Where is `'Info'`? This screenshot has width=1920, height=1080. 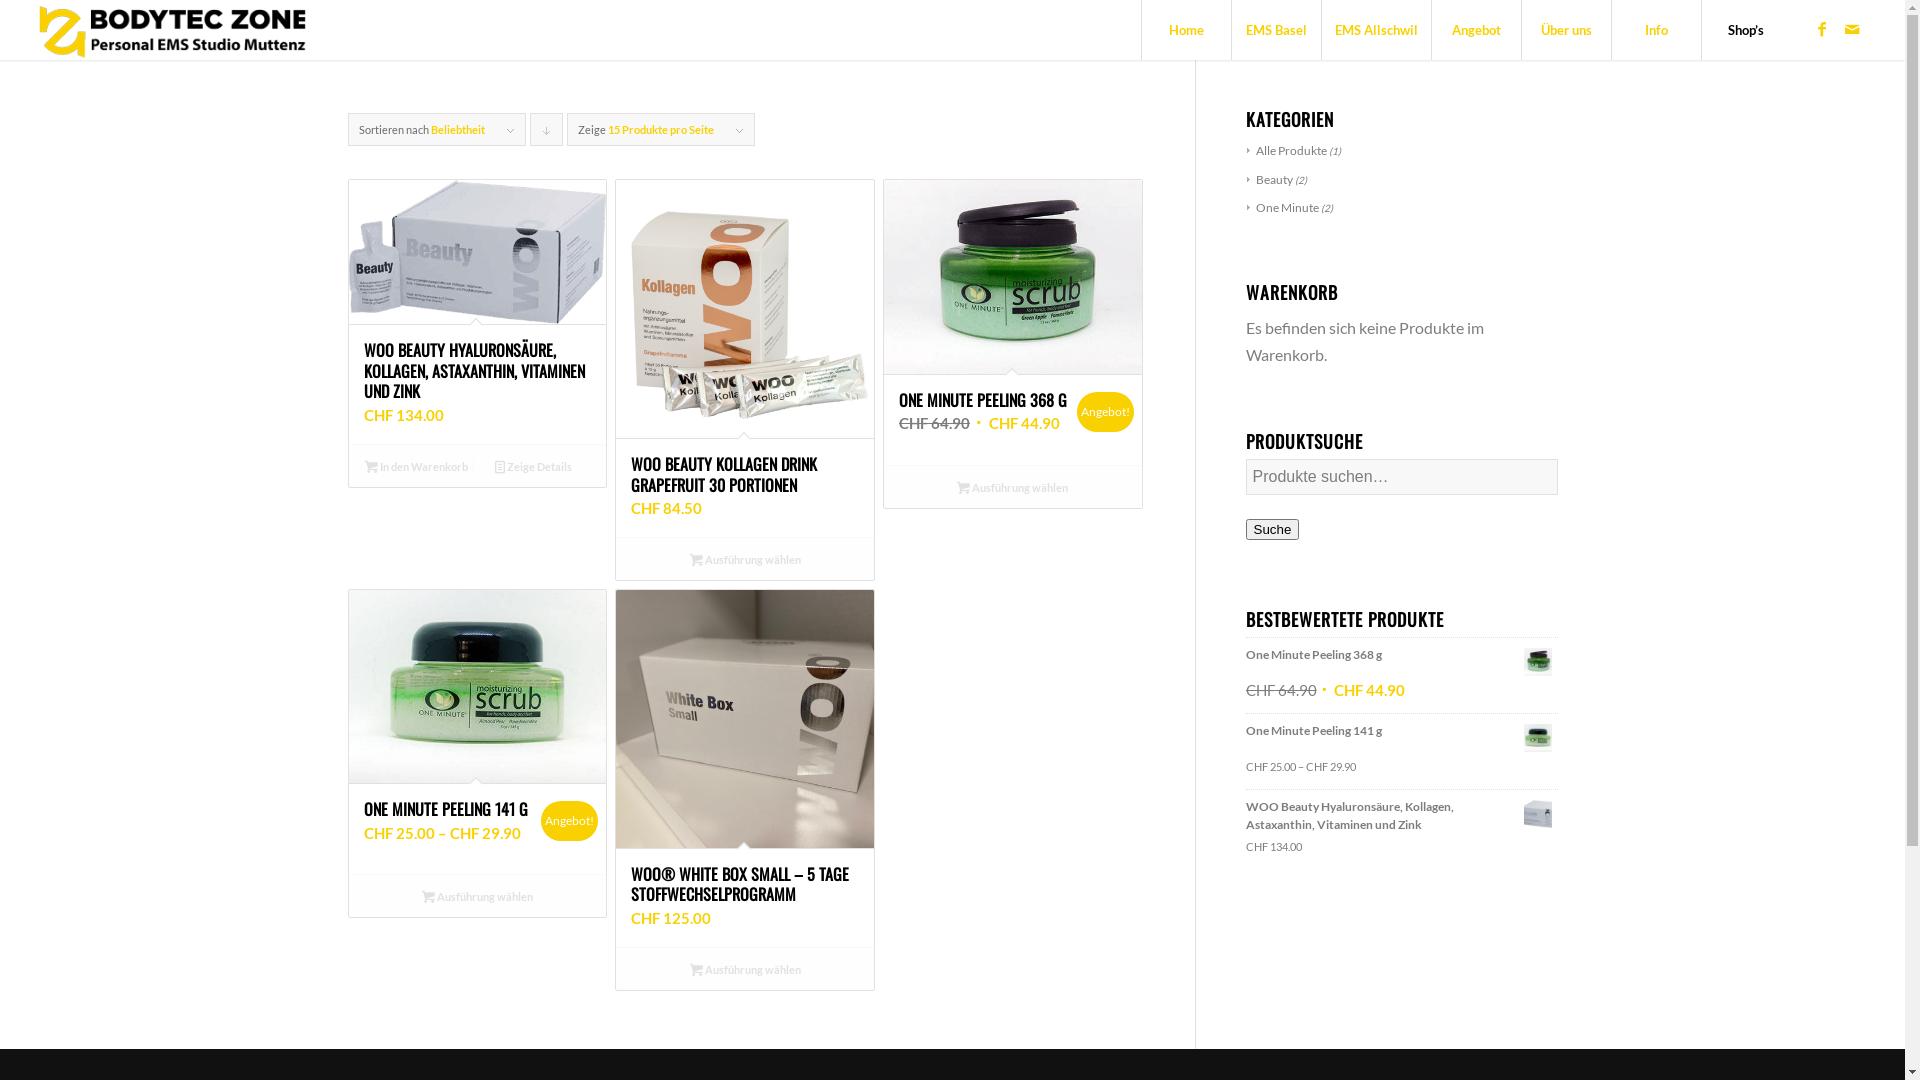 'Info' is located at coordinates (1656, 30).